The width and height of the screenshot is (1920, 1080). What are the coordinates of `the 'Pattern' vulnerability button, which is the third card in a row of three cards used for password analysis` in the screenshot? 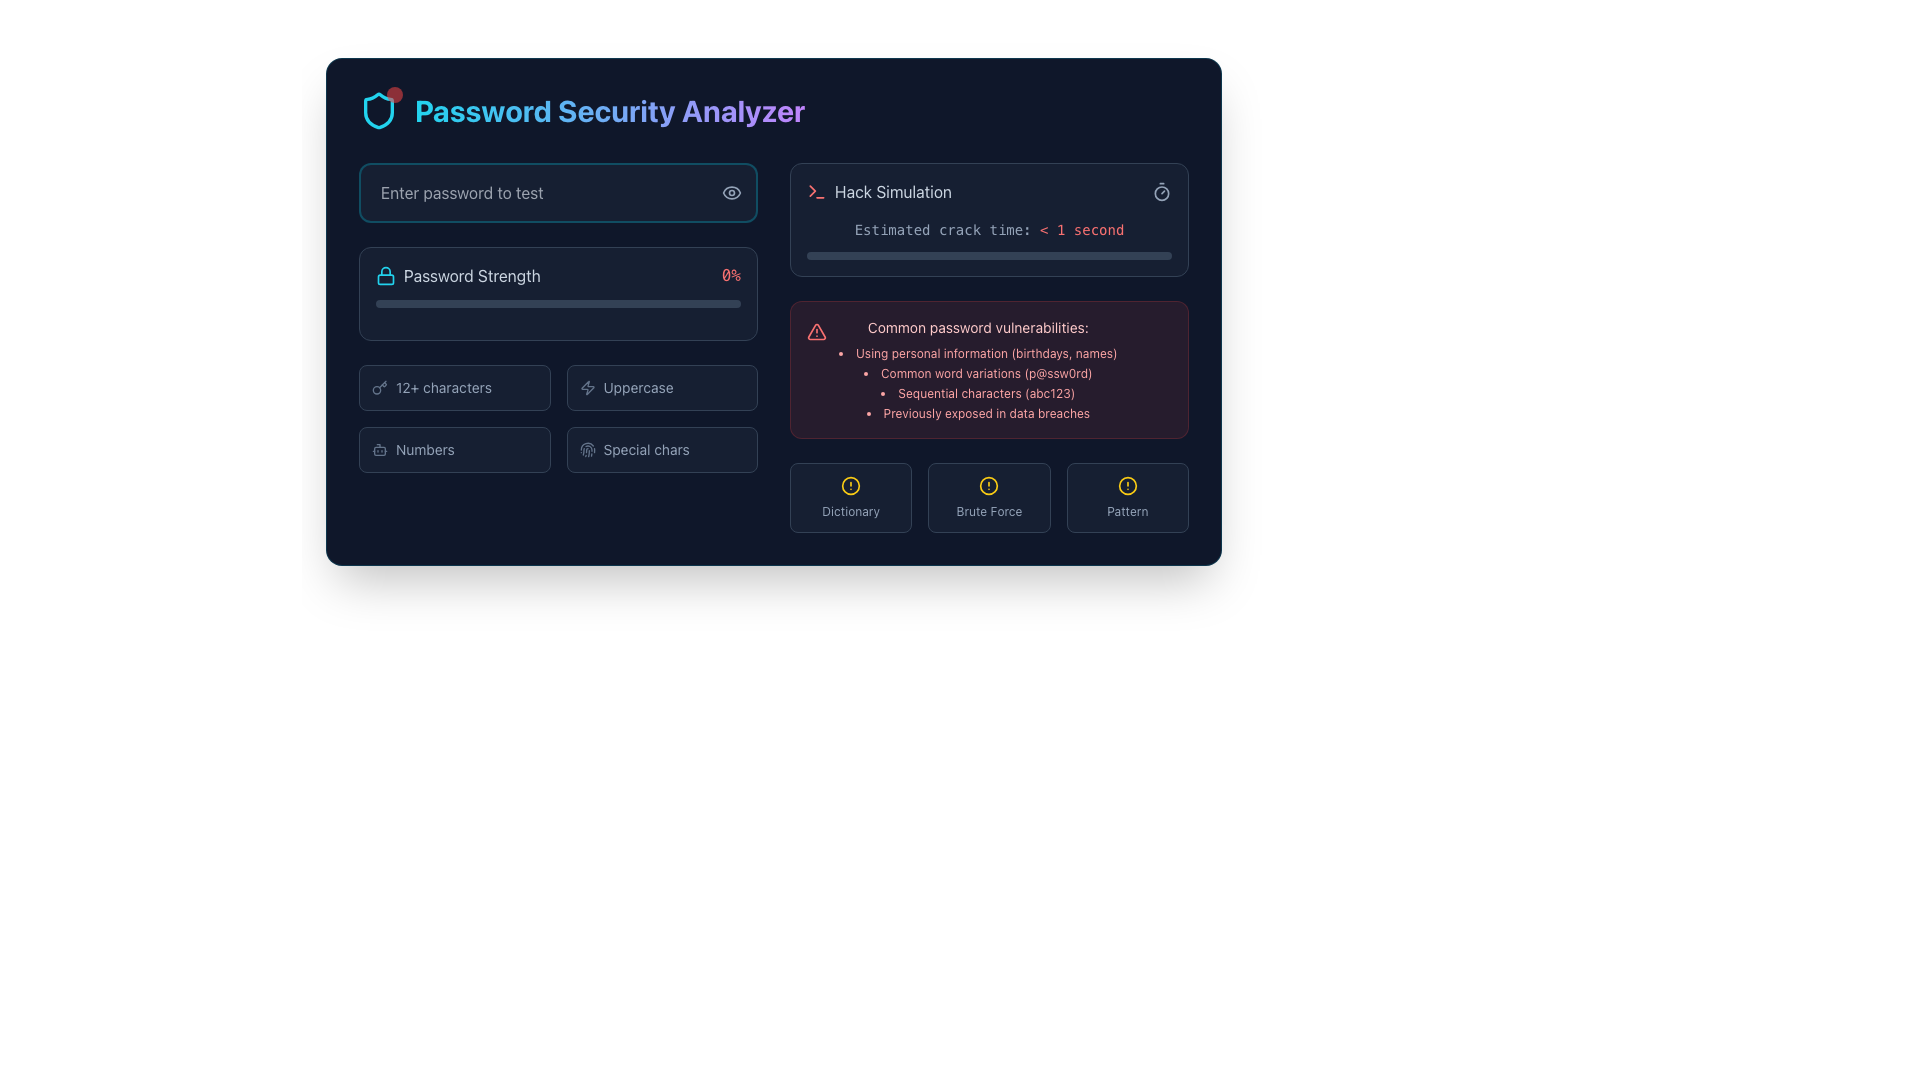 It's located at (1127, 496).